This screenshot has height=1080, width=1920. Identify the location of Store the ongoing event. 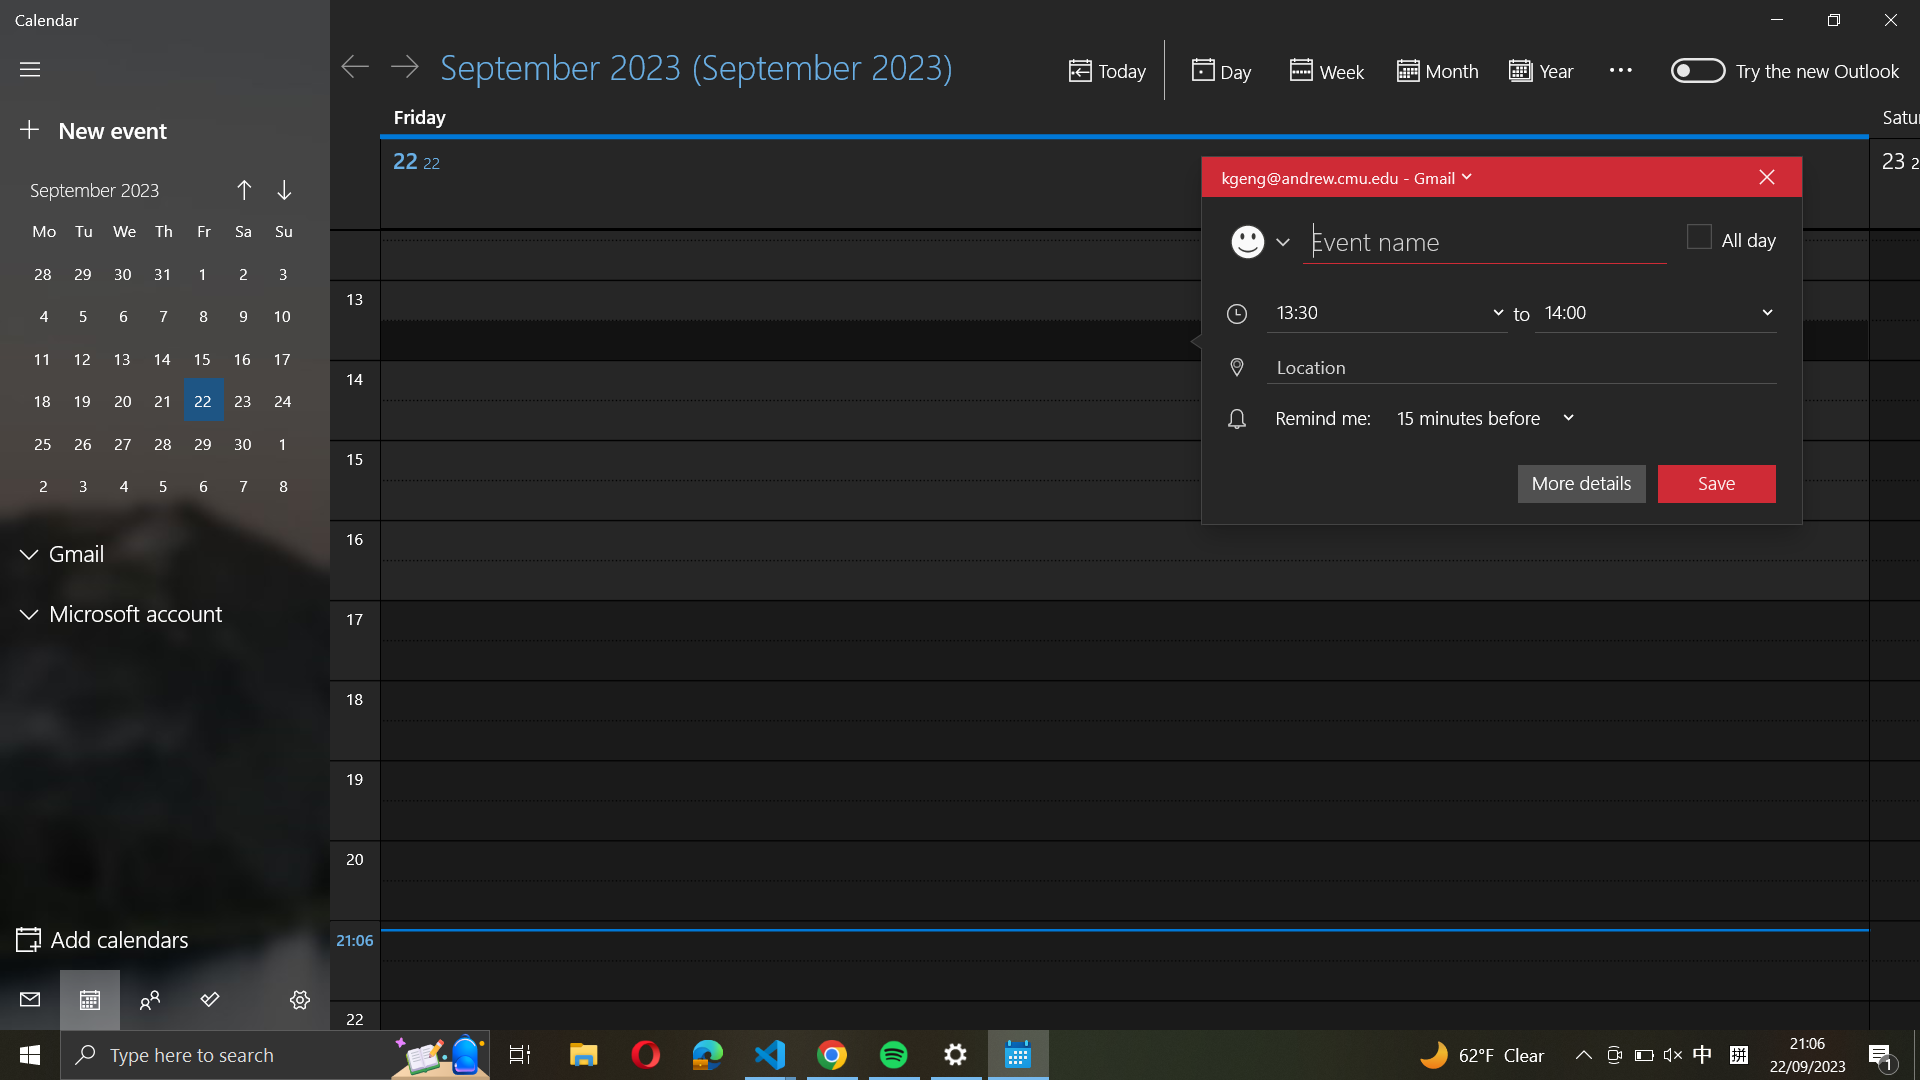
(1716, 482).